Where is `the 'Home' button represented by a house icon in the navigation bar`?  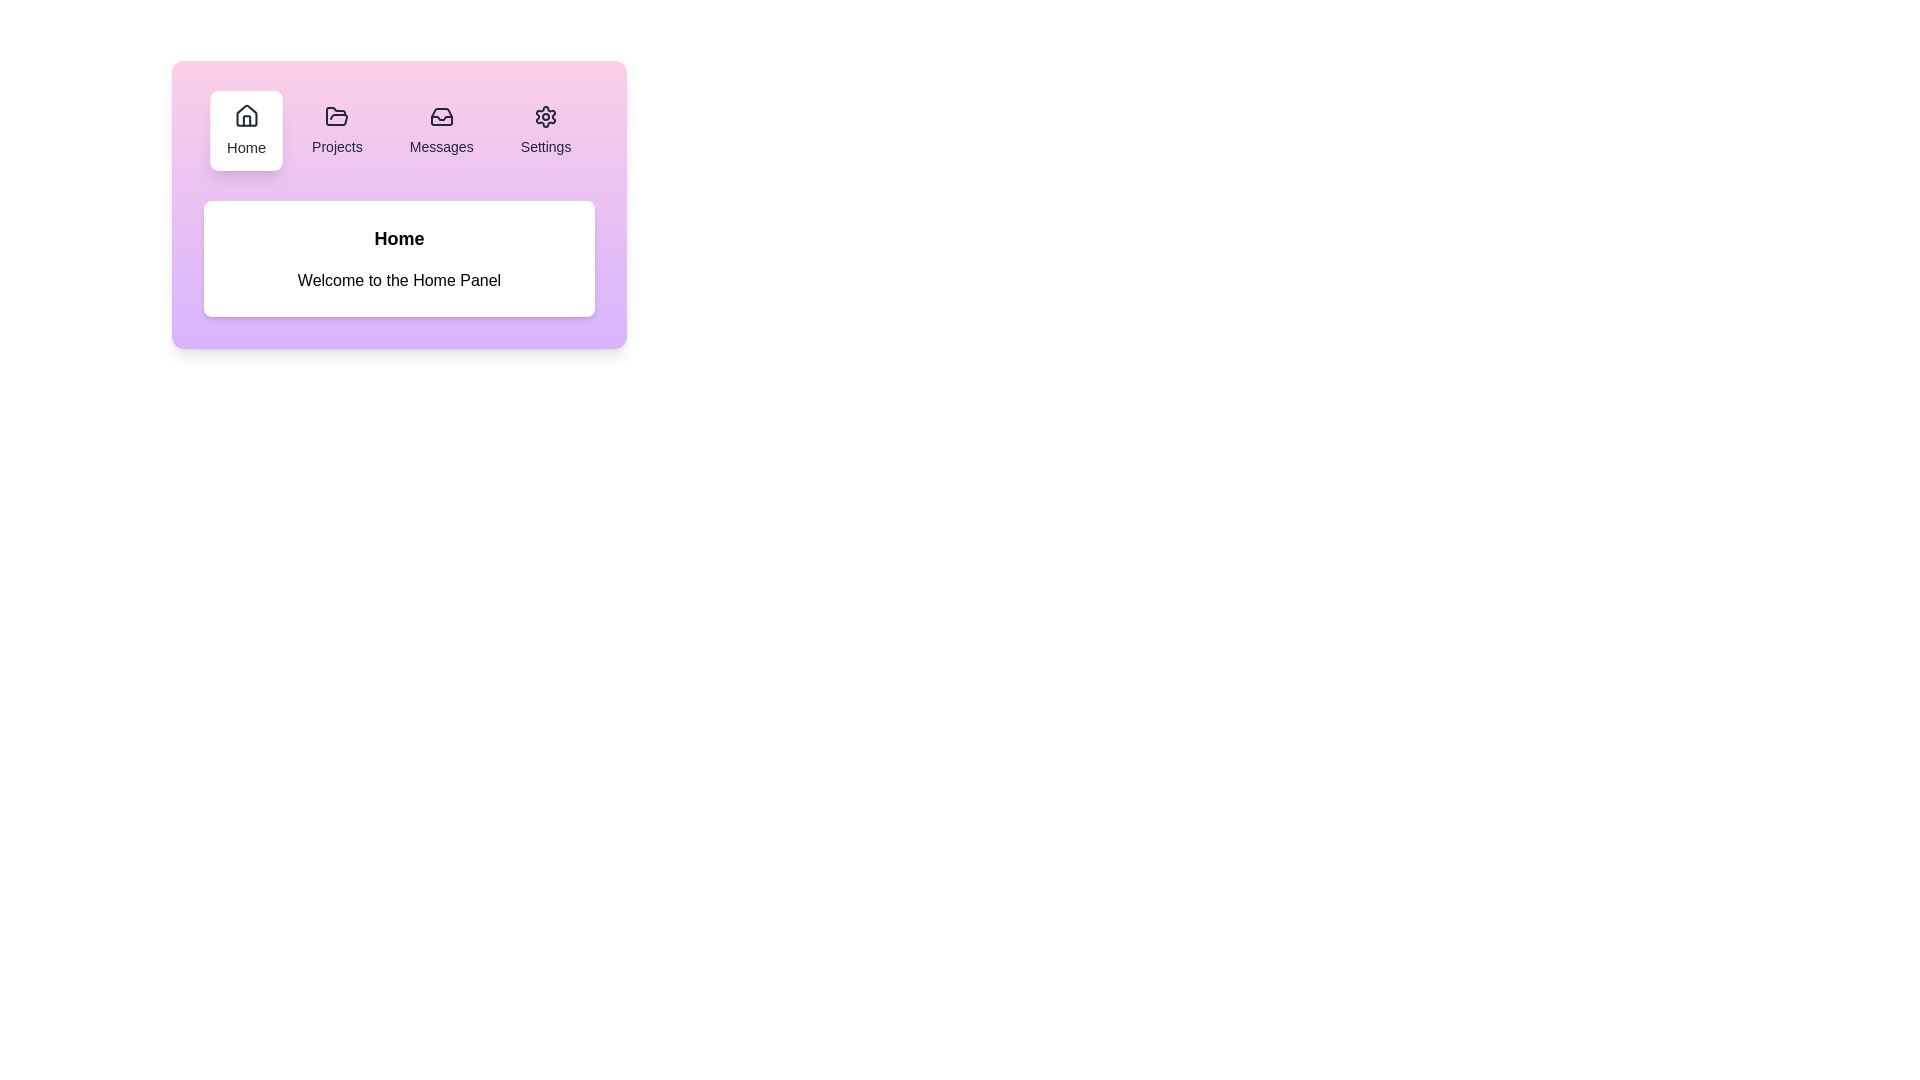 the 'Home' button represented by a house icon in the navigation bar is located at coordinates (245, 121).